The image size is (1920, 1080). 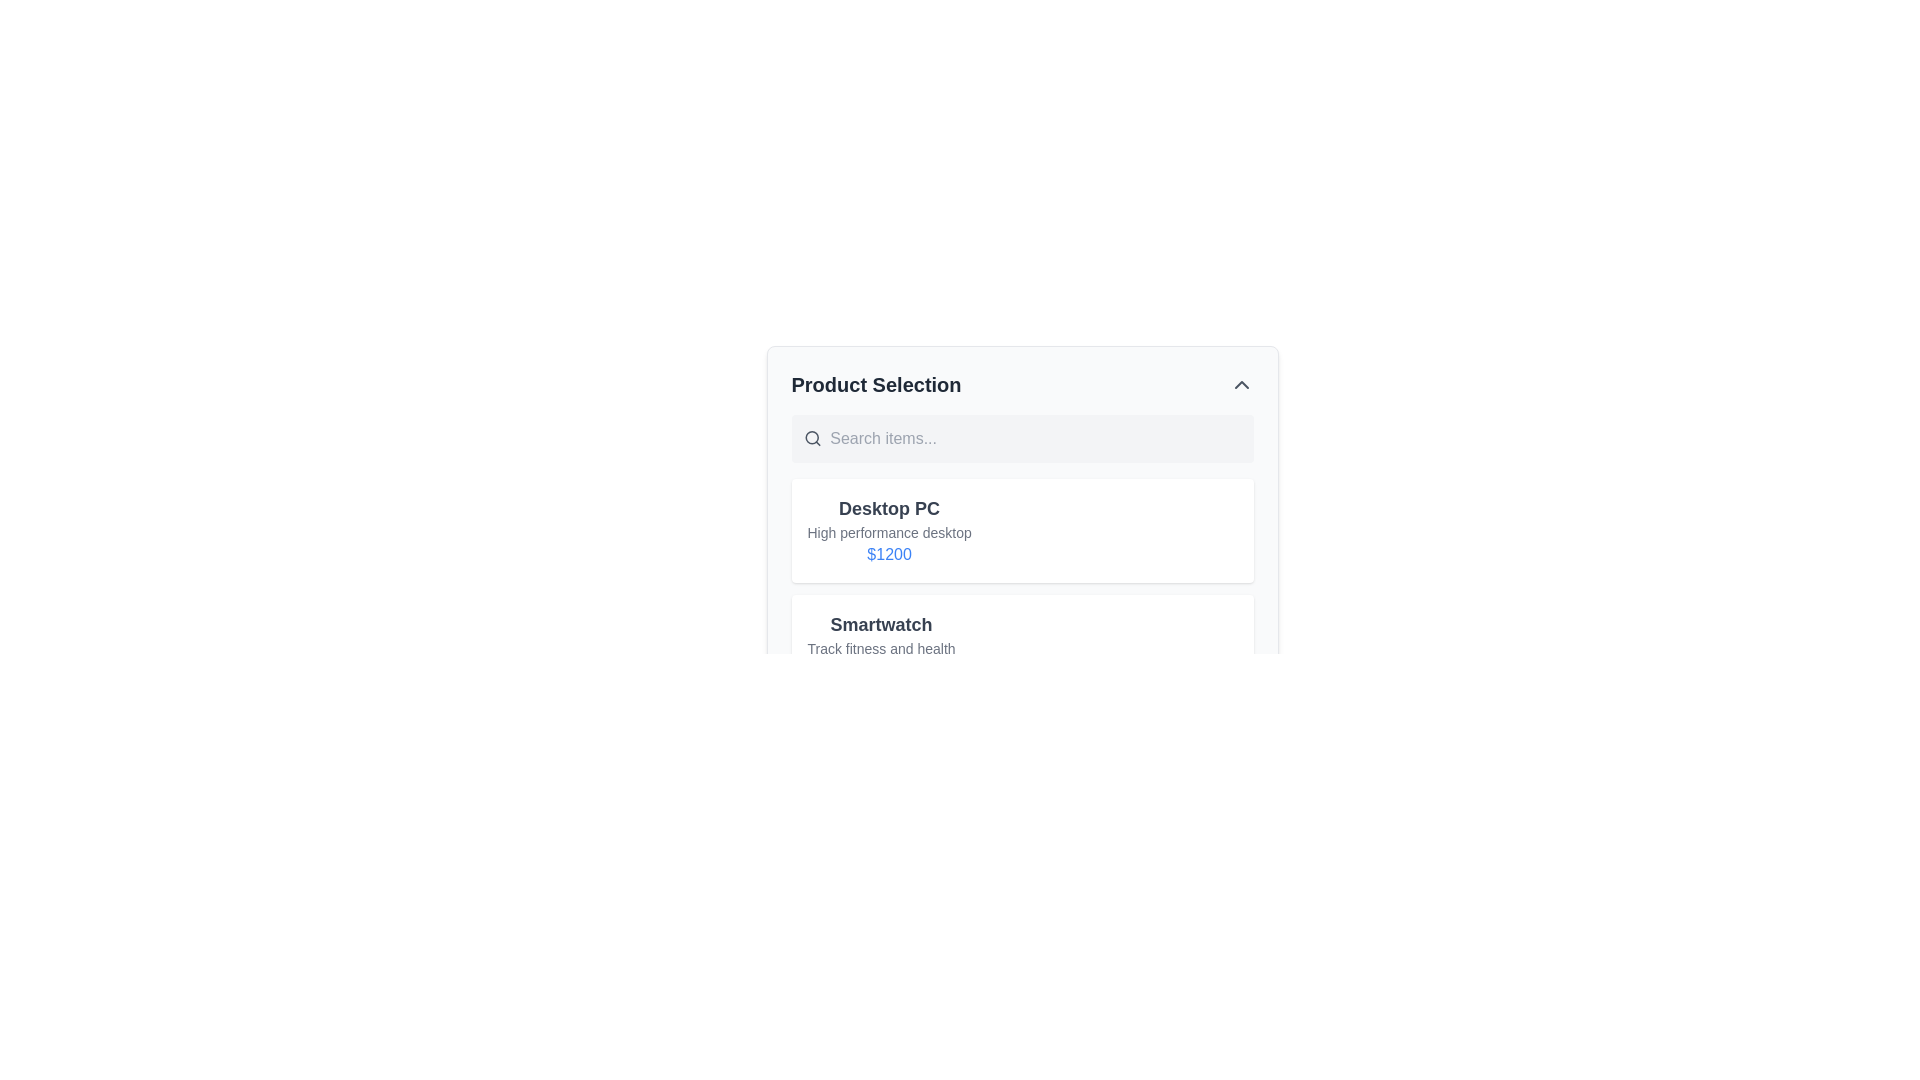 What do you see at coordinates (888, 508) in the screenshot?
I see `the Text label titled 'Desktop PC' to emphasize it and trigger possible tooltips` at bounding box center [888, 508].